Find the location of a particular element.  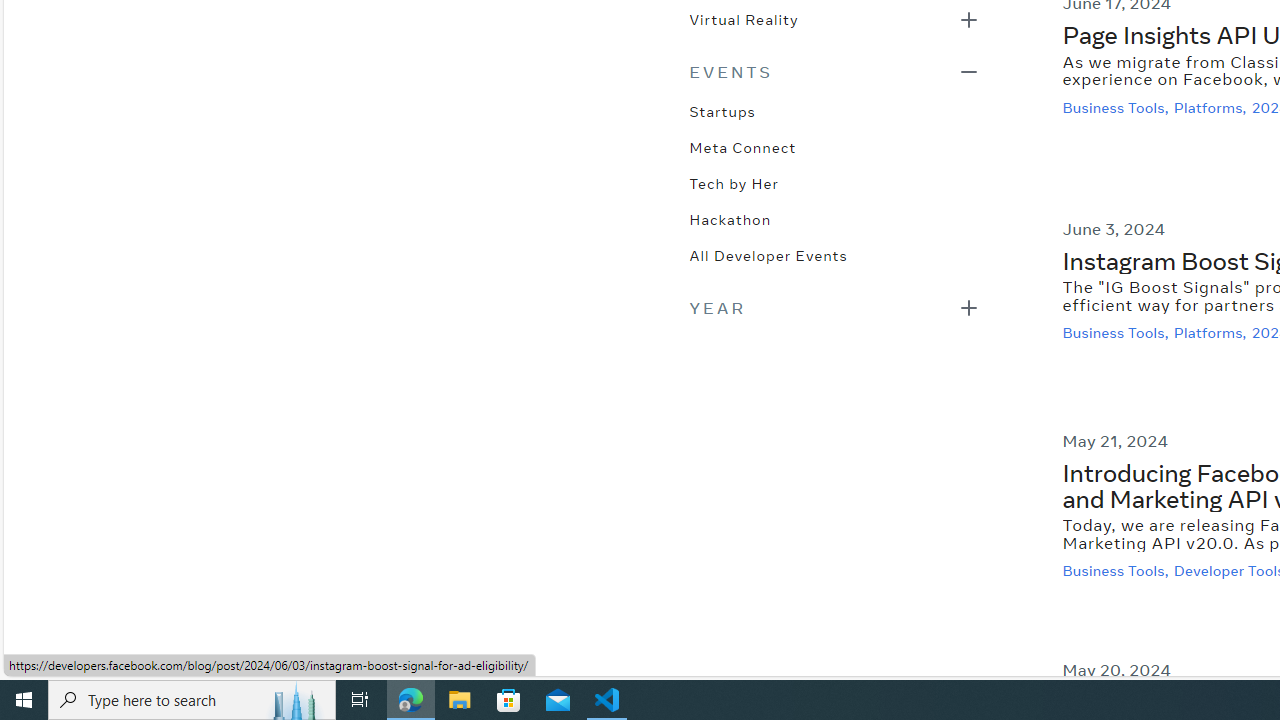

'All Developer Events' is located at coordinates (767, 253).